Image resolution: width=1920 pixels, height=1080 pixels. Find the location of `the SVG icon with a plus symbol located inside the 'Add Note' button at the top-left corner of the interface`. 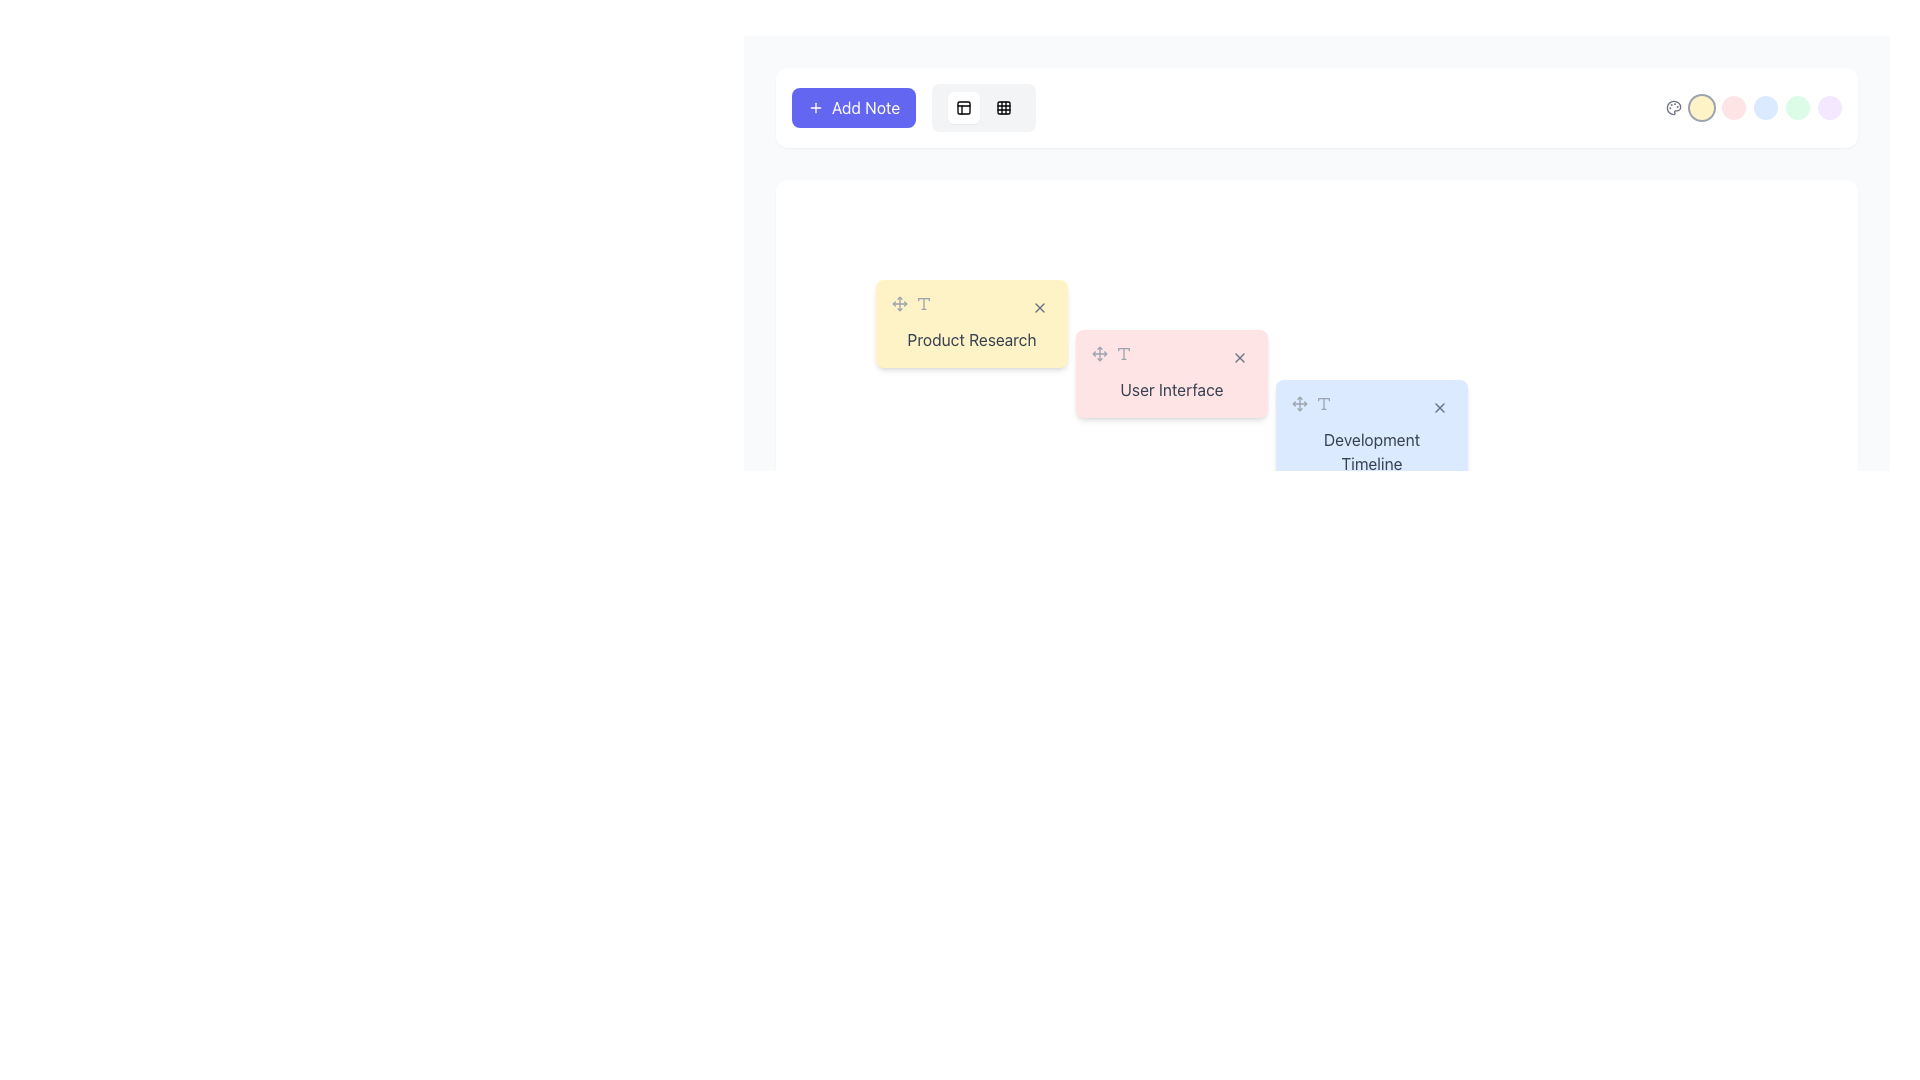

the SVG icon with a plus symbol located inside the 'Add Note' button at the top-left corner of the interface is located at coordinates (816, 108).